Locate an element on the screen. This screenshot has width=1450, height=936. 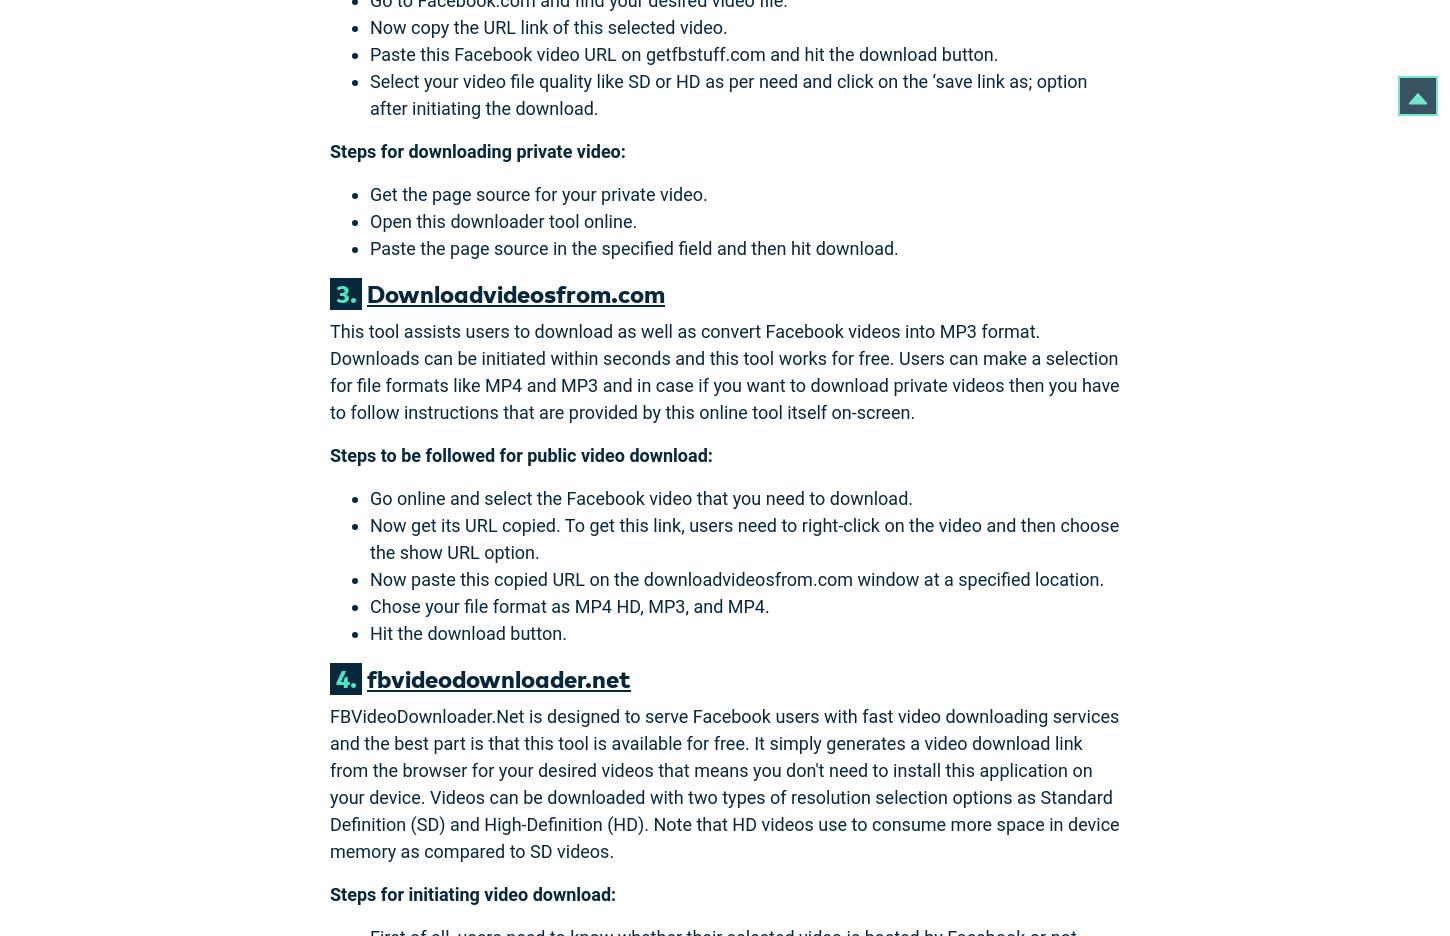
'This tool assists users to download as well as convert Facebook videos into MP3 format. Downloads can be initiated within seconds and this tool works for free. Users can make a selection for file formats like MP4 and MP3 and in case if you want to download private videos then you have to follow instructions that are provided by this online tool itself on-screen.' is located at coordinates (330, 371).